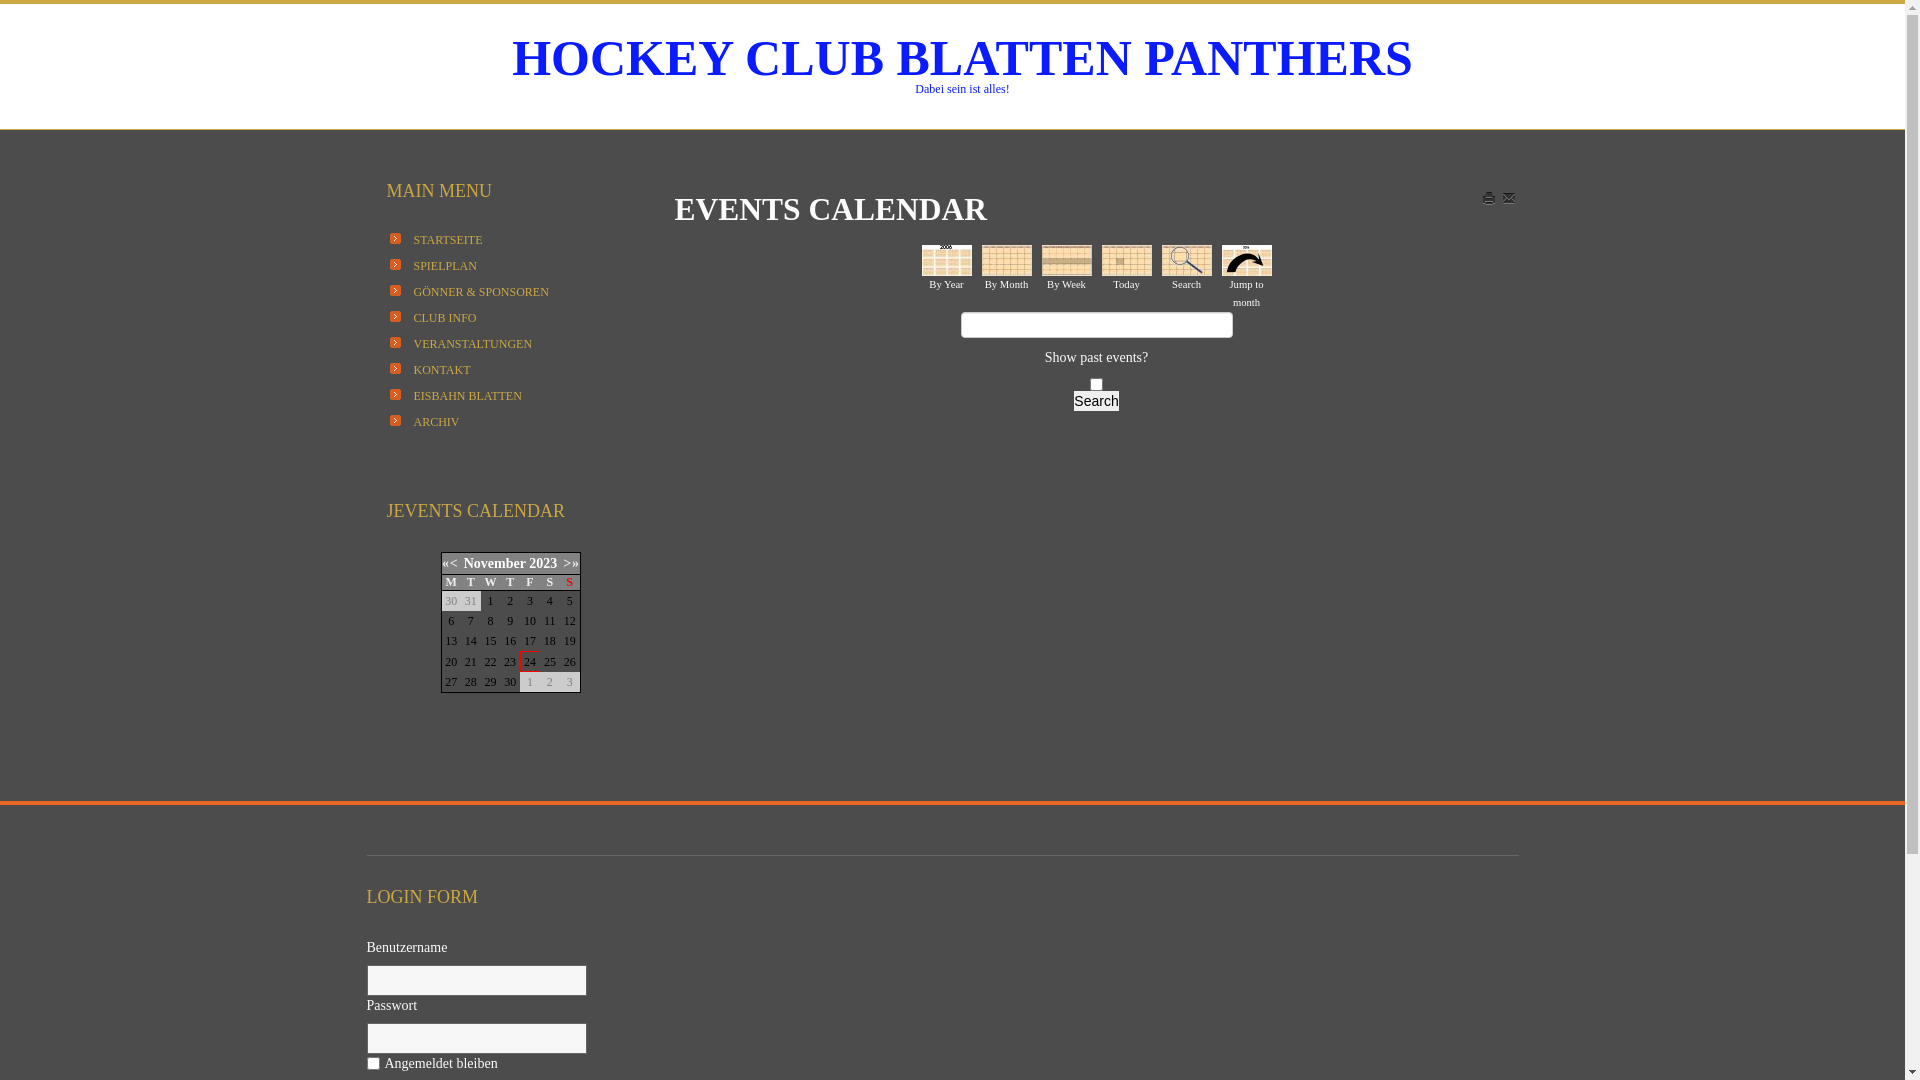 Image resolution: width=1920 pixels, height=1080 pixels. I want to click on '3', so click(529, 600).